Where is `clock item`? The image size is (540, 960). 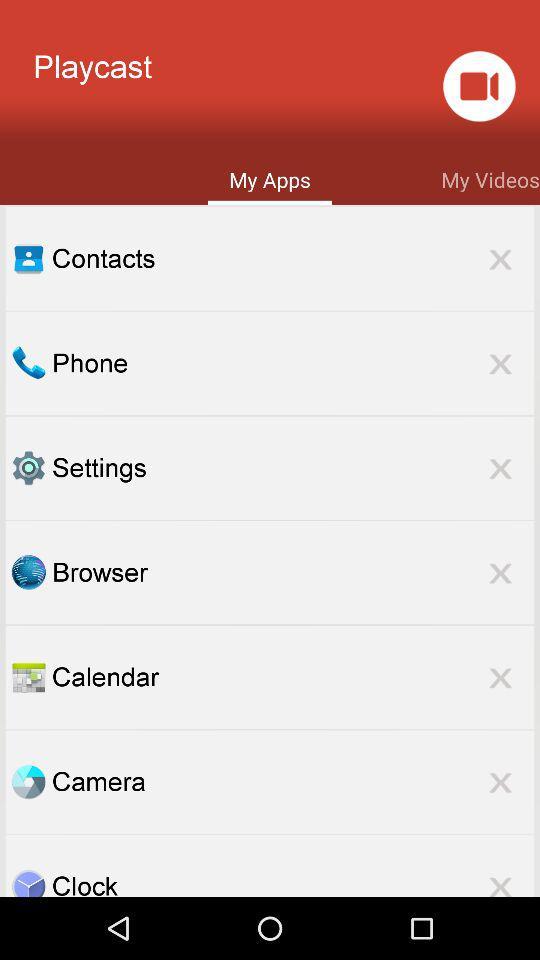
clock item is located at coordinates (292, 881).